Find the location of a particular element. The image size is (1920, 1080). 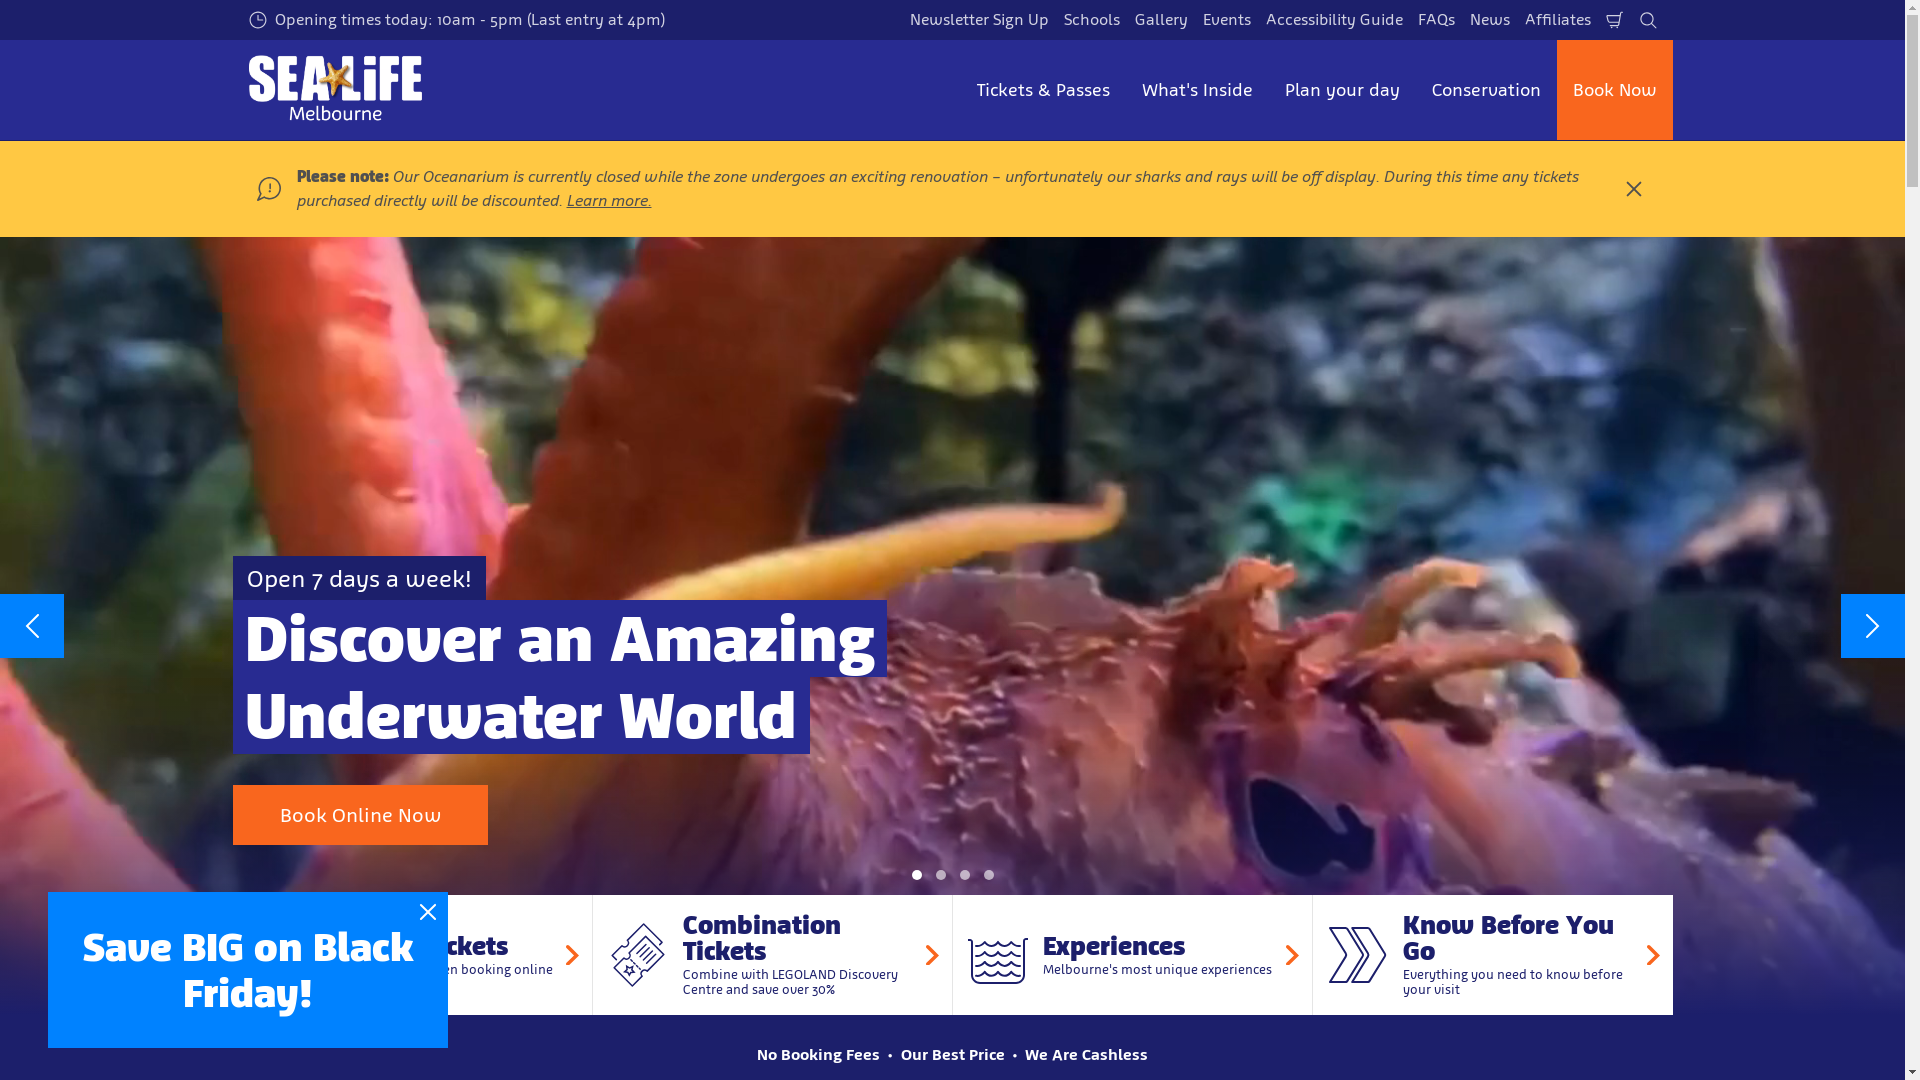

'Gallery' is located at coordinates (1129, 19).